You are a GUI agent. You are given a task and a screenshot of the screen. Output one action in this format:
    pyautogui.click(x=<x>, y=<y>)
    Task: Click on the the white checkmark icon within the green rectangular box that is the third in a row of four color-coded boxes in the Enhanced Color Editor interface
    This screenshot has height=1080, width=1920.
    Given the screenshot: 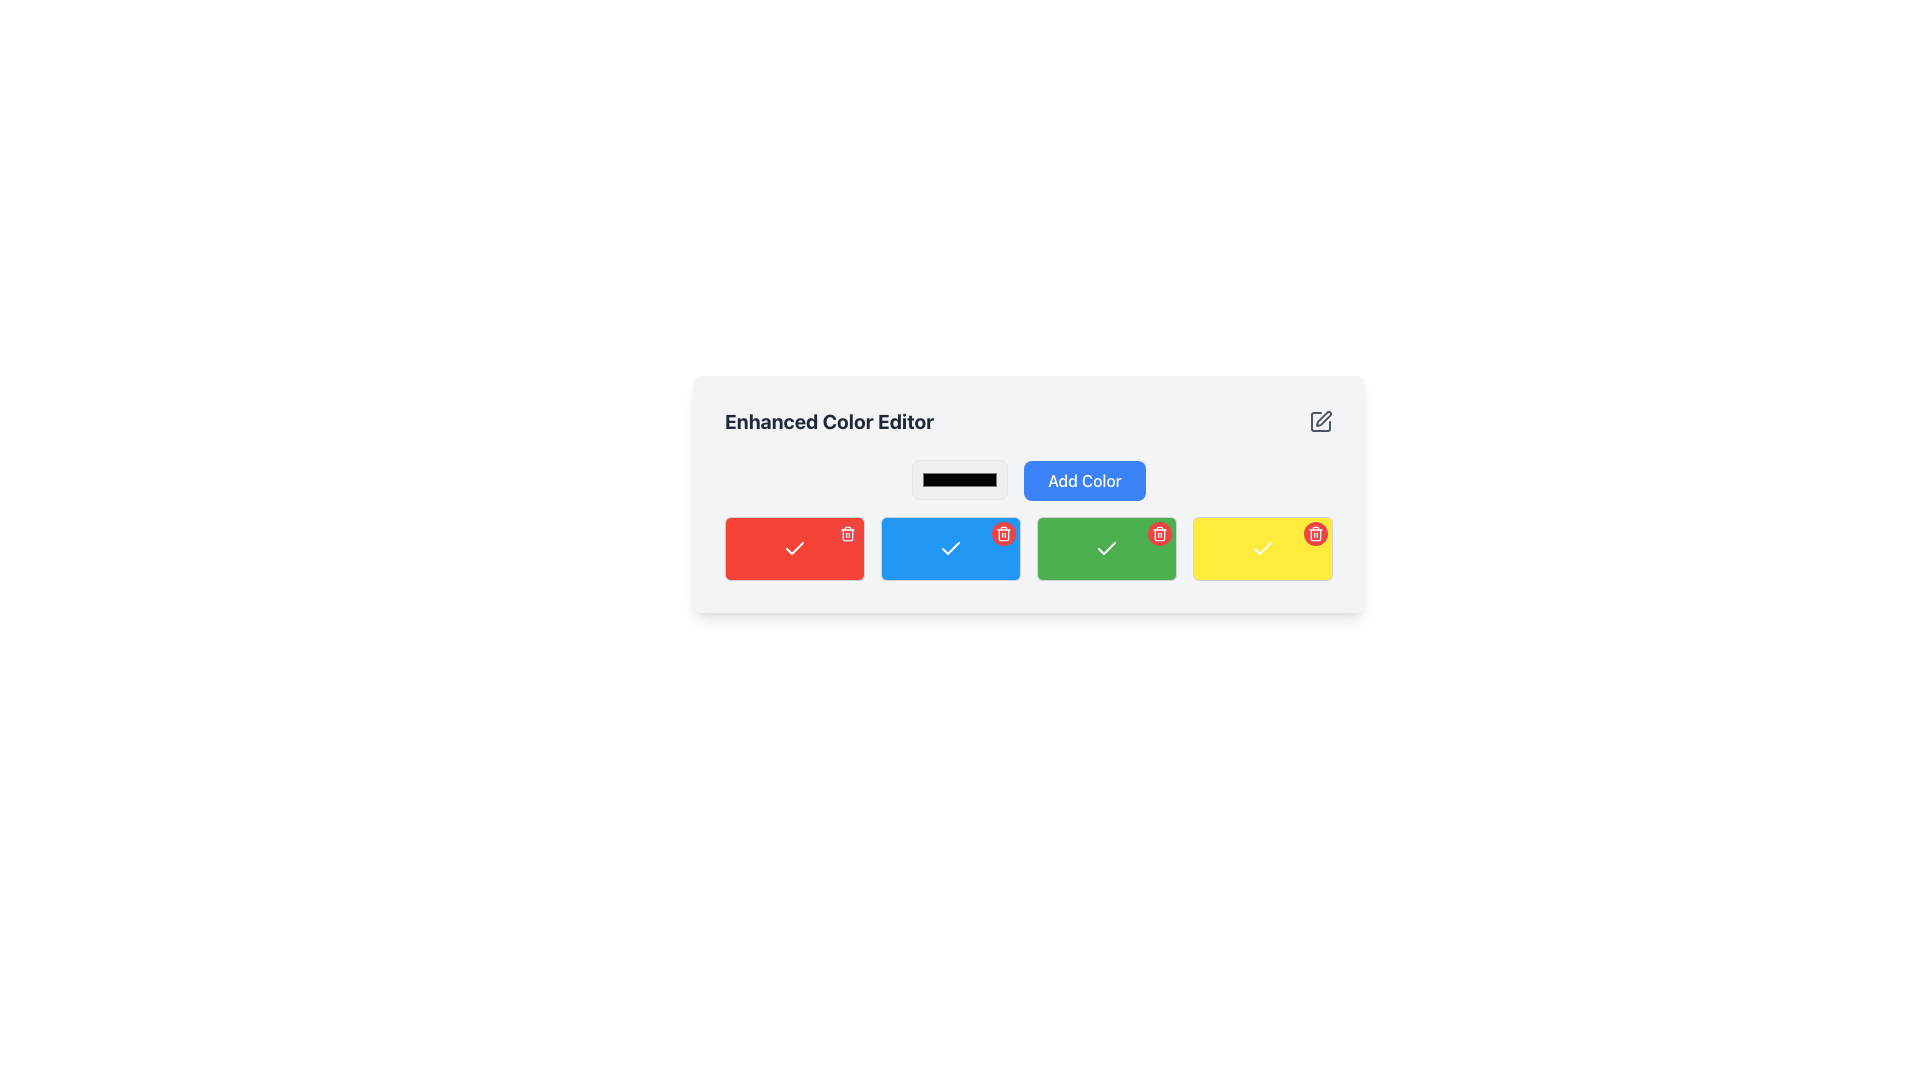 What is the action you would take?
    pyautogui.click(x=1106, y=548)
    